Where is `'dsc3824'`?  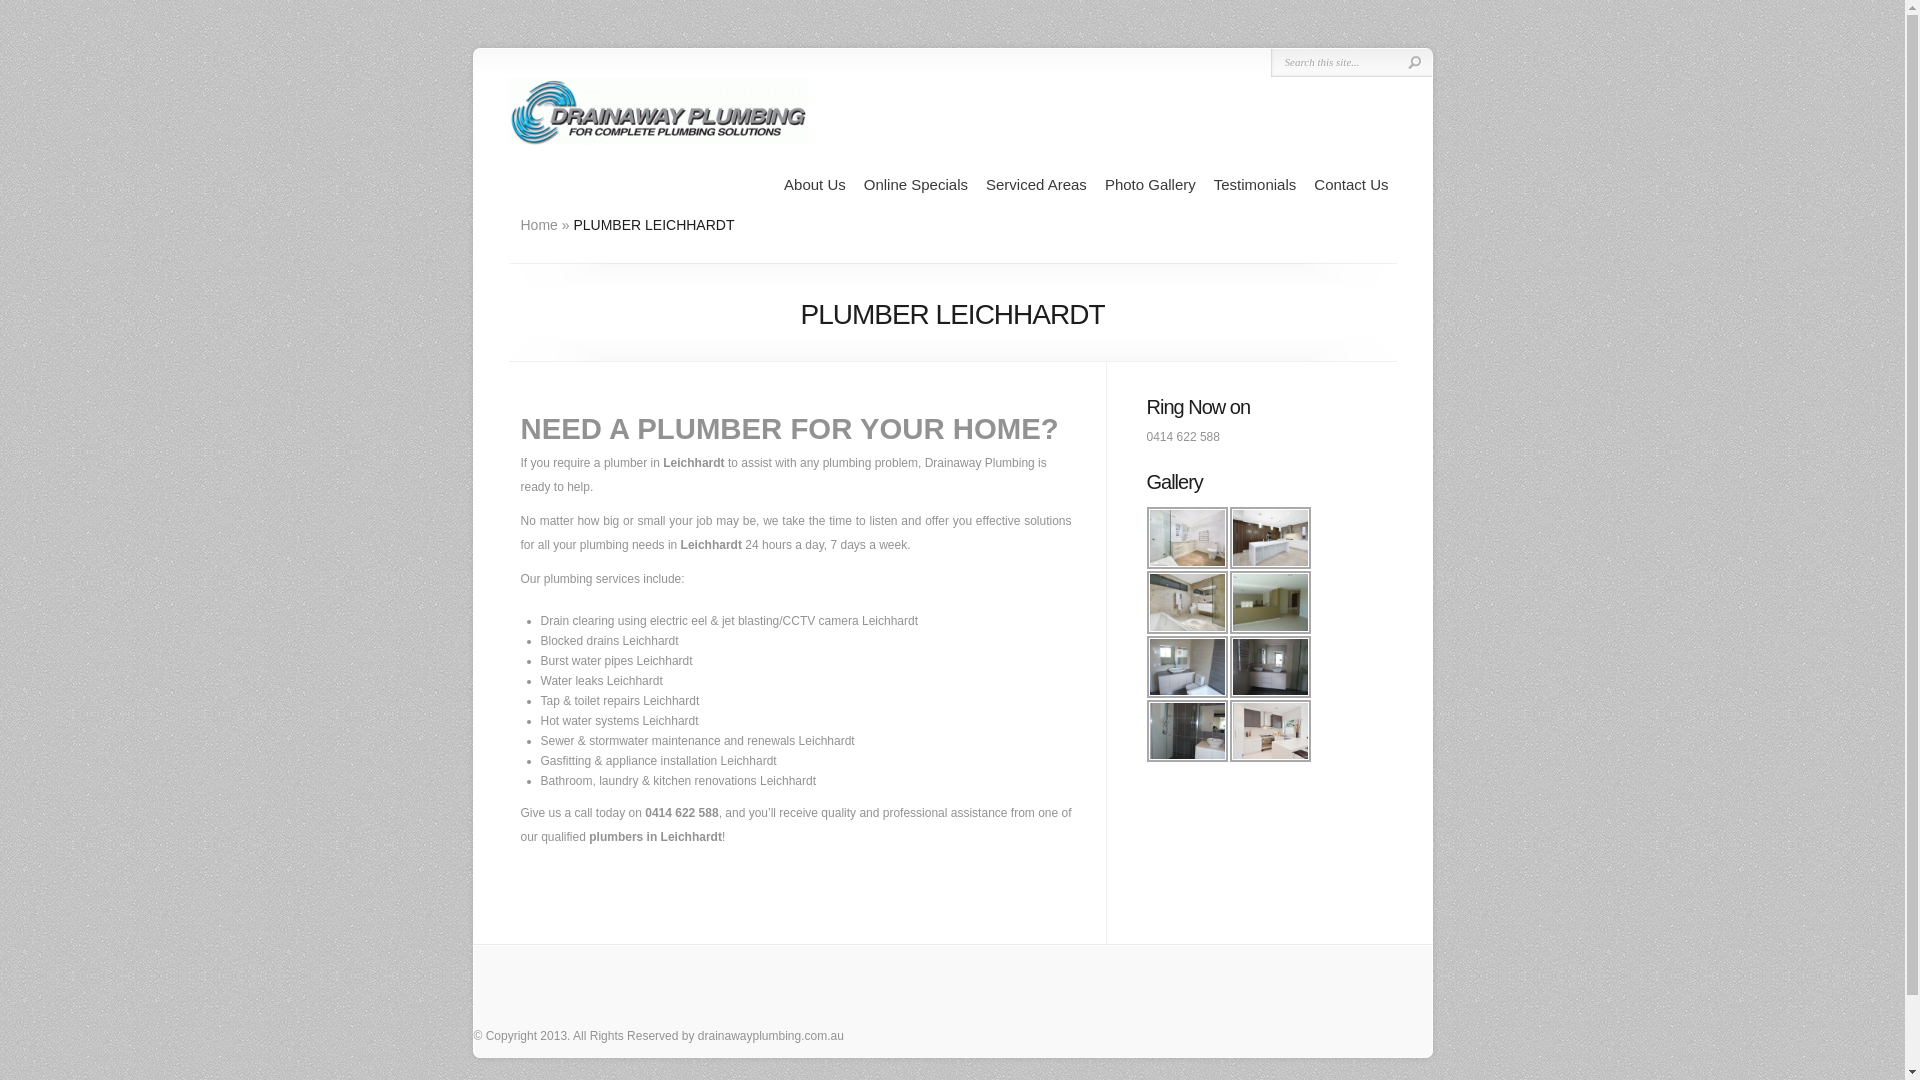 'dsc3824' is located at coordinates (1186, 600).